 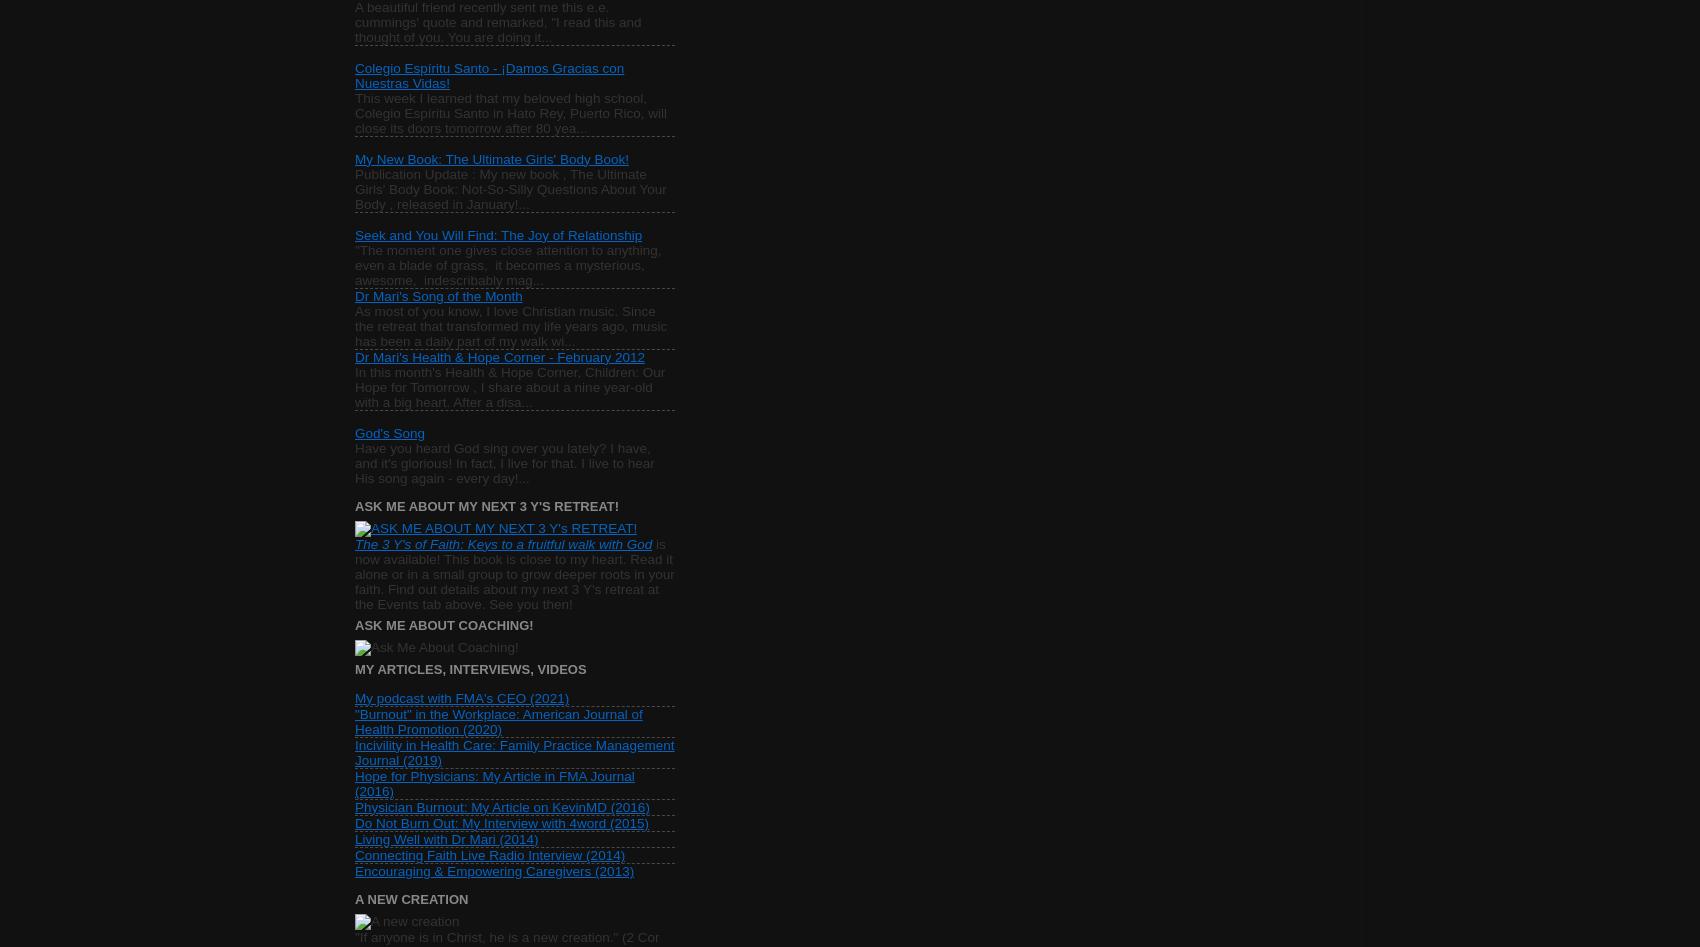 What do you see at coordinates (499, 355) in the screenshot?
I see `'Dr Mari's Health & Hope Corner - February 2012'` at bounding box center [499, 355].